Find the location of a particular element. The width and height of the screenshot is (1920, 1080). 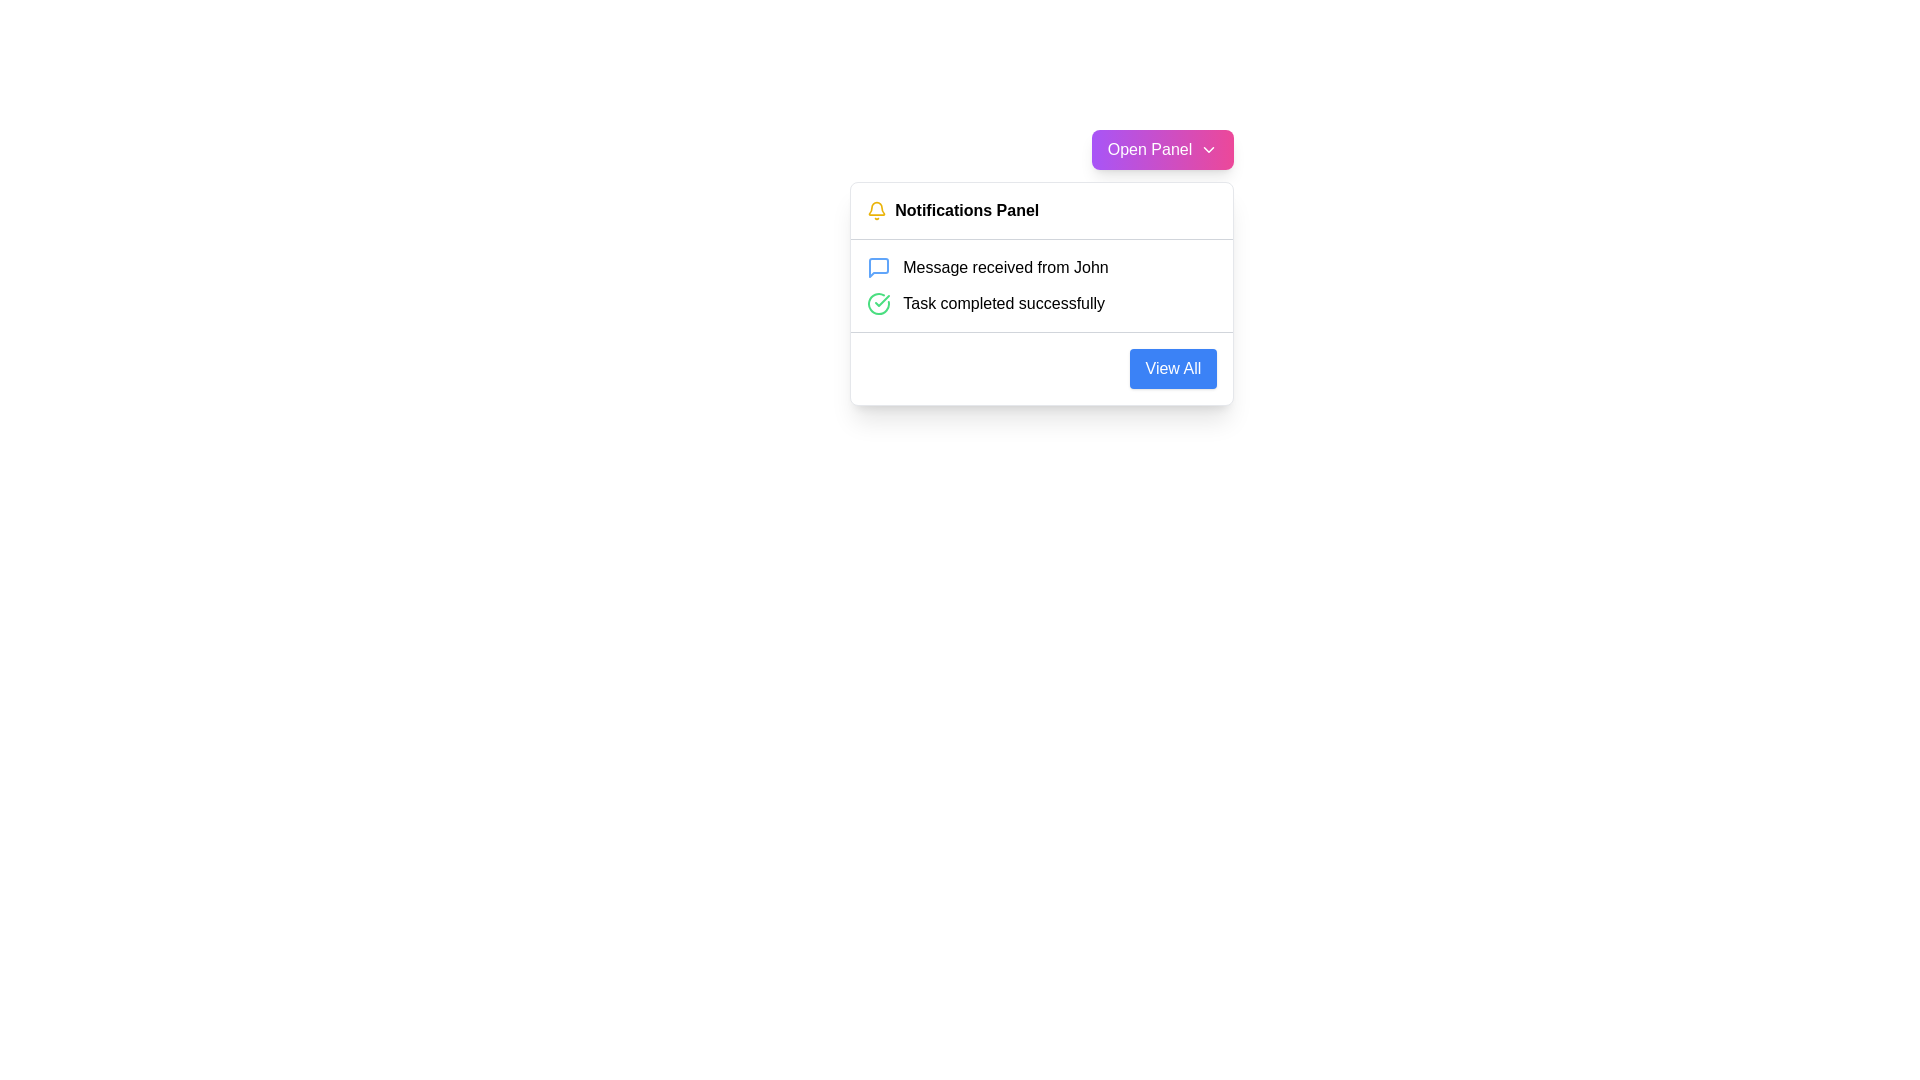

the text label that reads 'Task completed successfully' within the notifications interface, which indicates a completed task status is located at coordinates (1004, 304).